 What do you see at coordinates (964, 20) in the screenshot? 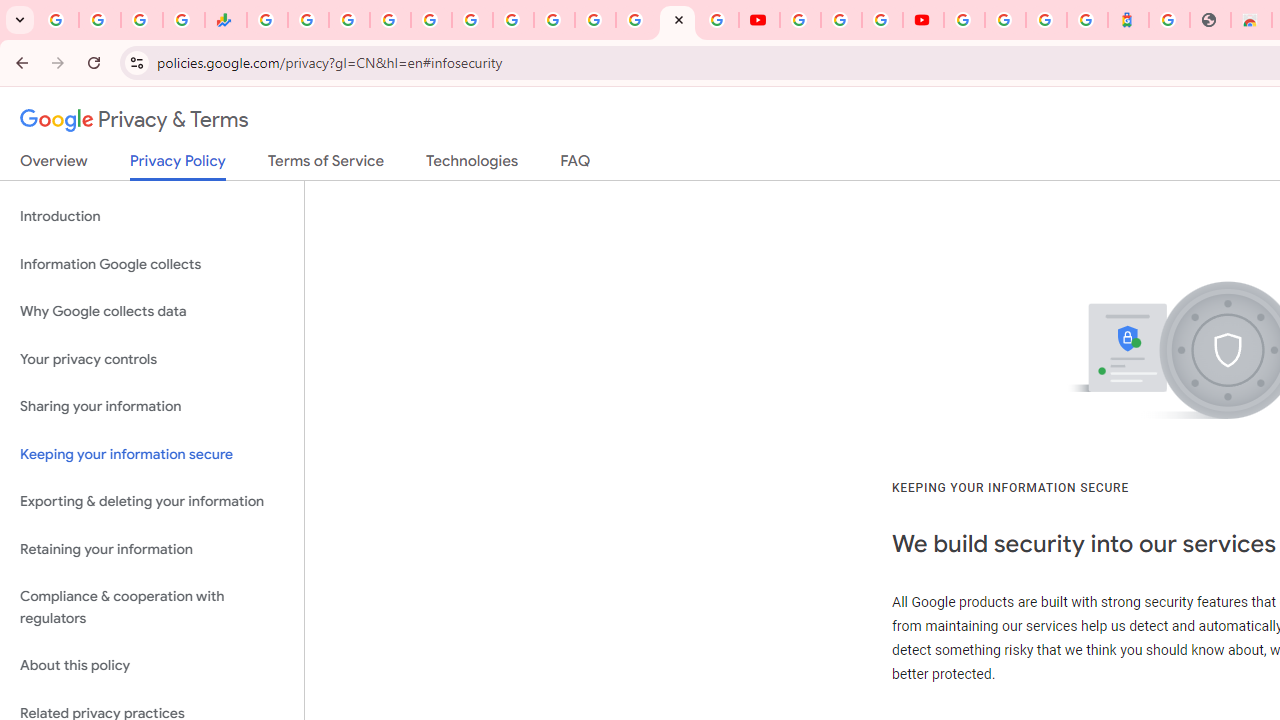
I see `'Sign in - Google Accounts'` at bounding box center [964, 20].